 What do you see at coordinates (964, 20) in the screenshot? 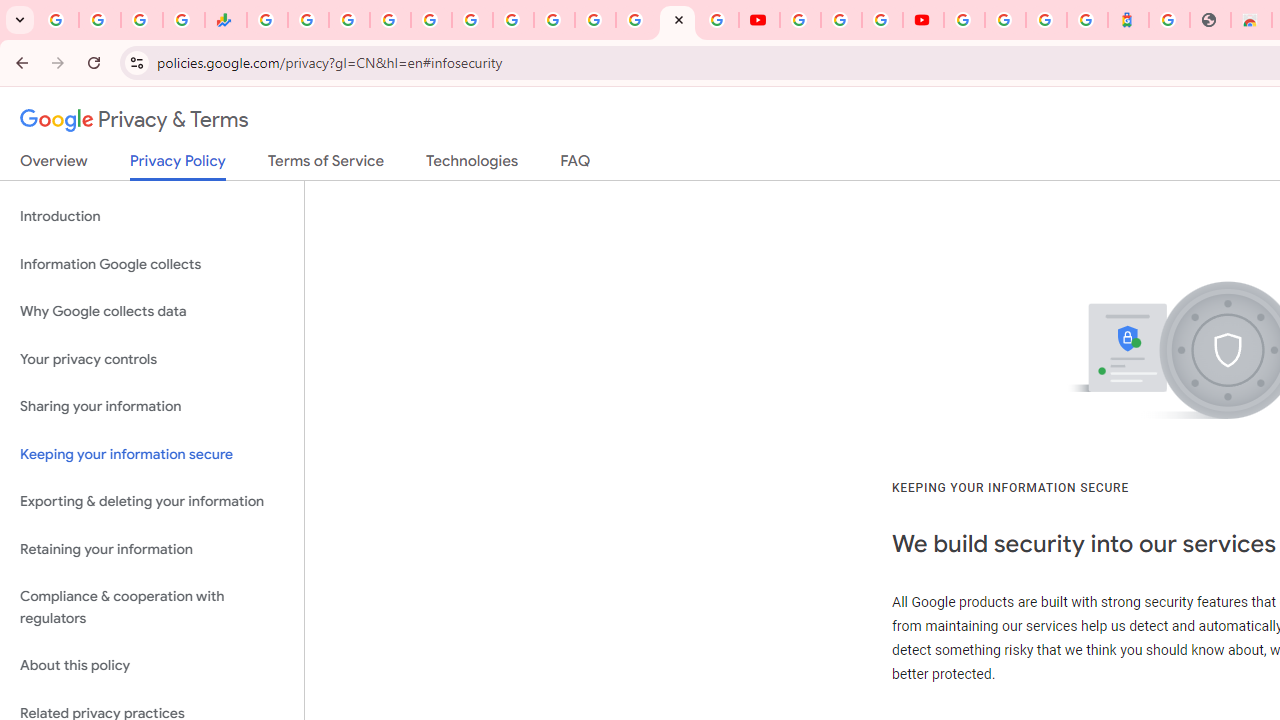
I see `'Sign in - Google Accounts'` at bounding box center [964, 20].